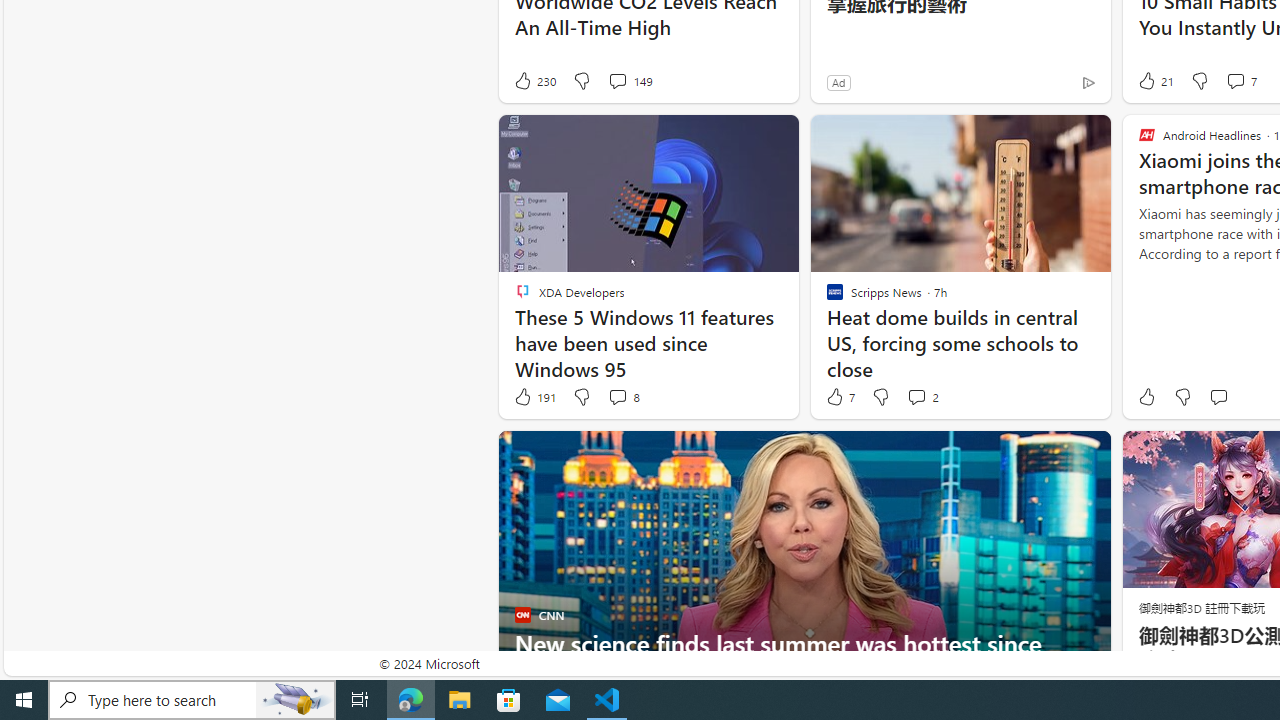 The image size is (1280, 720). Describe the element at coordinates (534, 80) in the screenshot. I see `'230 Like'` at that location.